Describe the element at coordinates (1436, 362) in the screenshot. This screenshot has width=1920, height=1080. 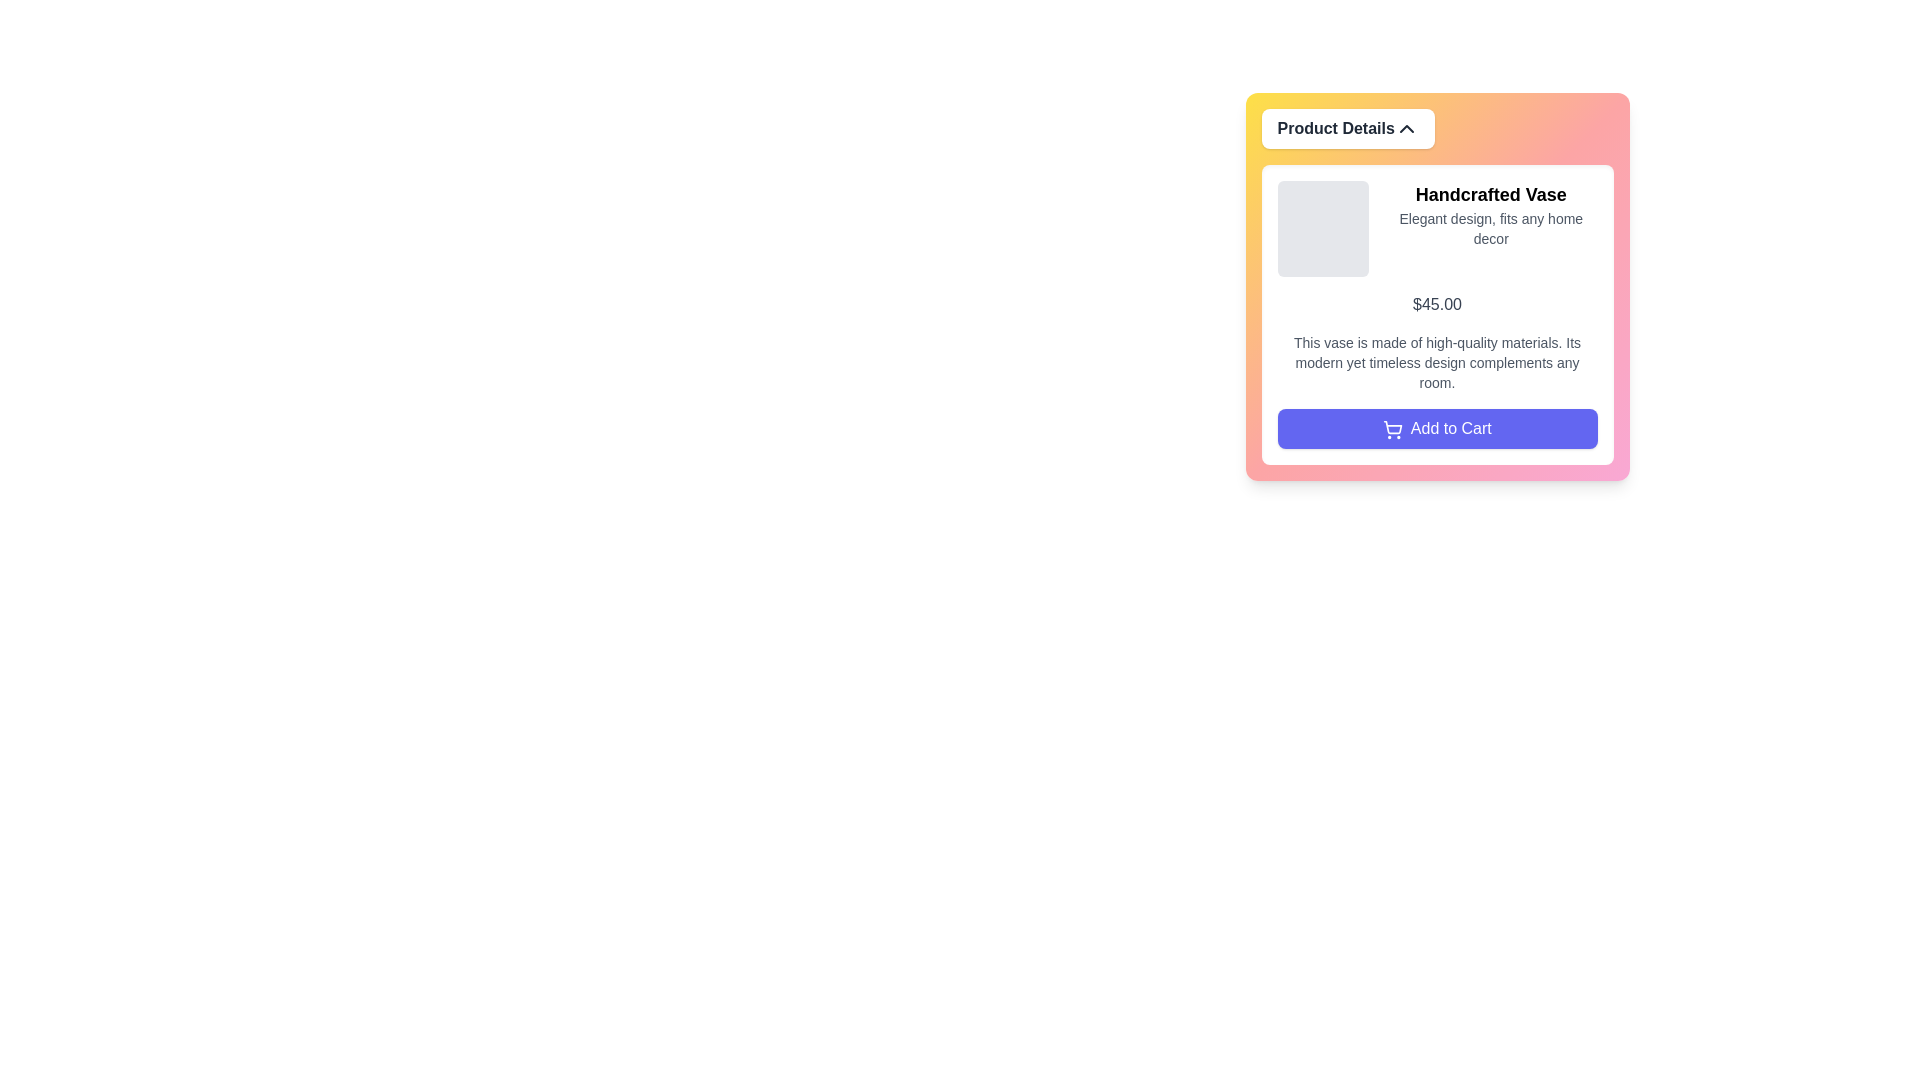
I see `the text display that describes the product, which is styled in a small, gray font and contains the text: 'This vase is made of high-quality materials. Its modern yet timeless design complements any room.' This element is located below the product title and price, above the 'Add to Cart' button` at that location.